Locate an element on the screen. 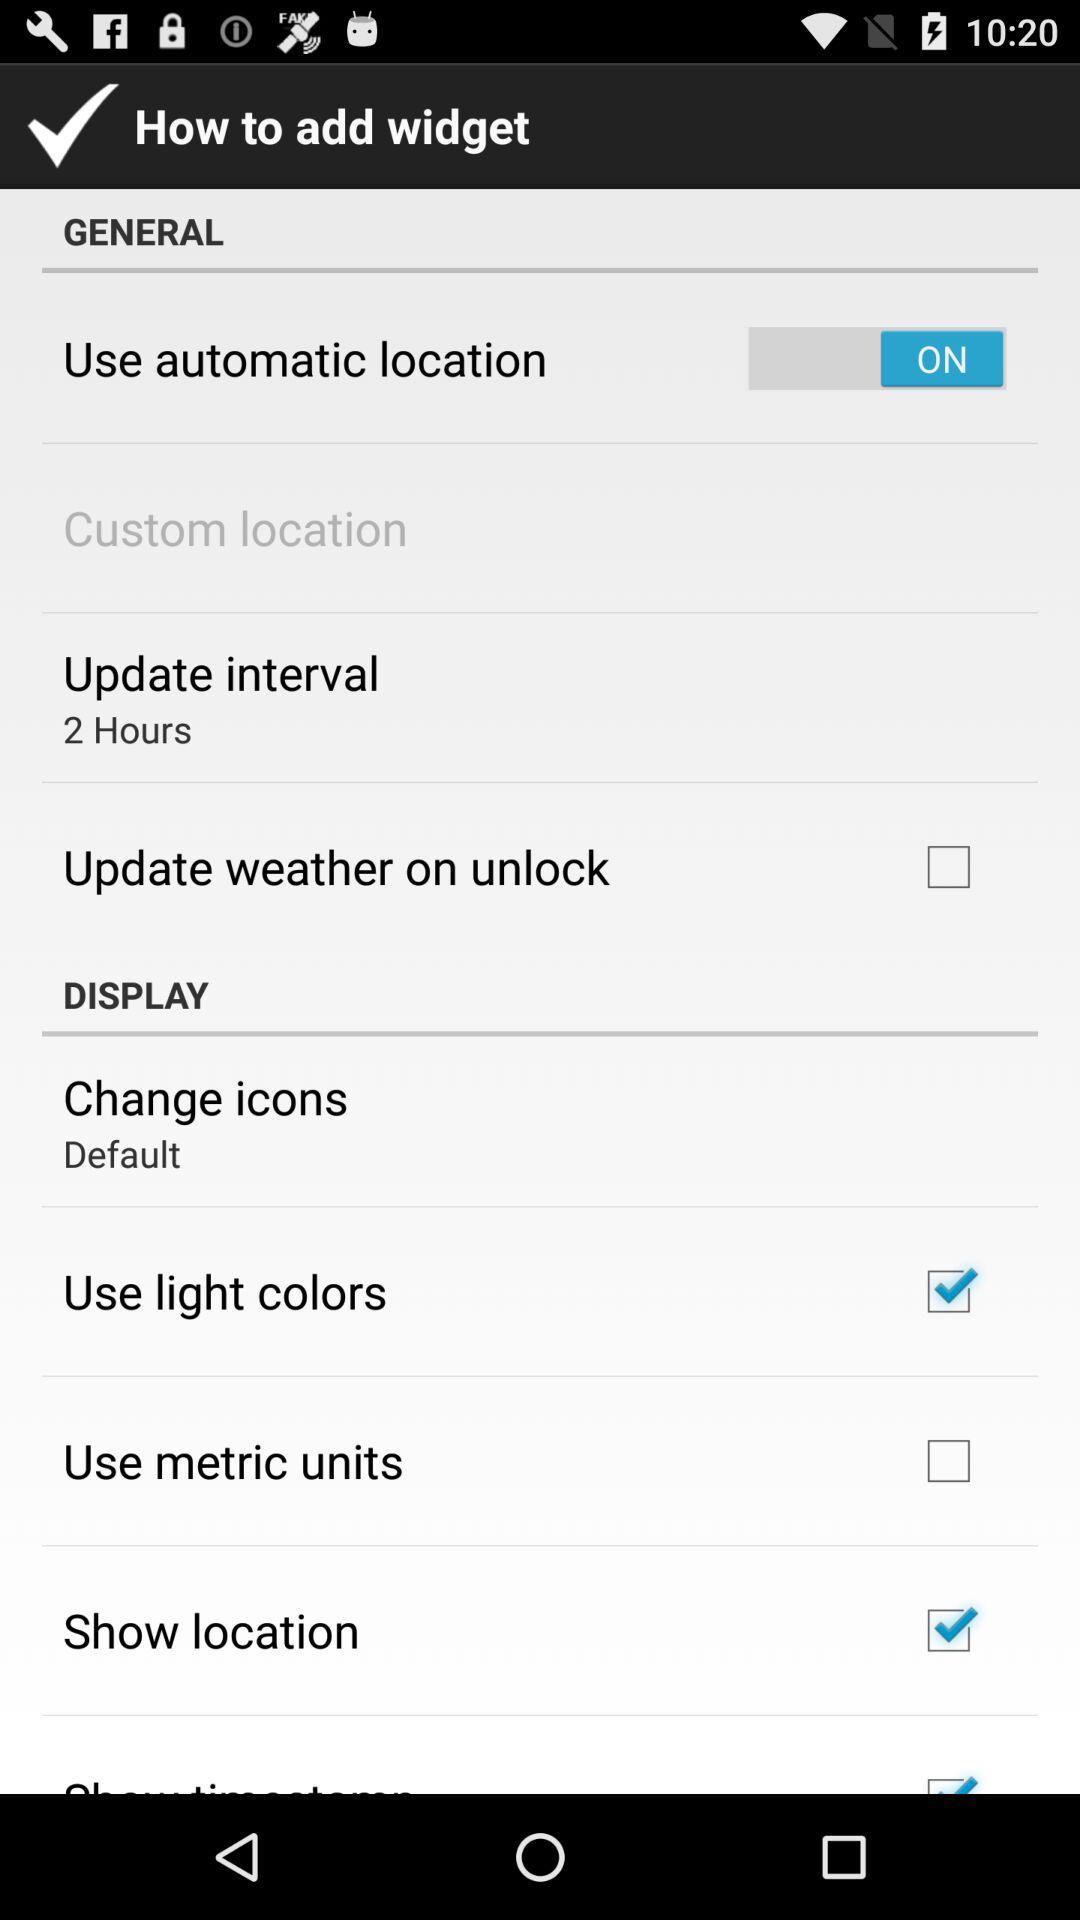  the app below show location app is located at coordinates (238, 1780).